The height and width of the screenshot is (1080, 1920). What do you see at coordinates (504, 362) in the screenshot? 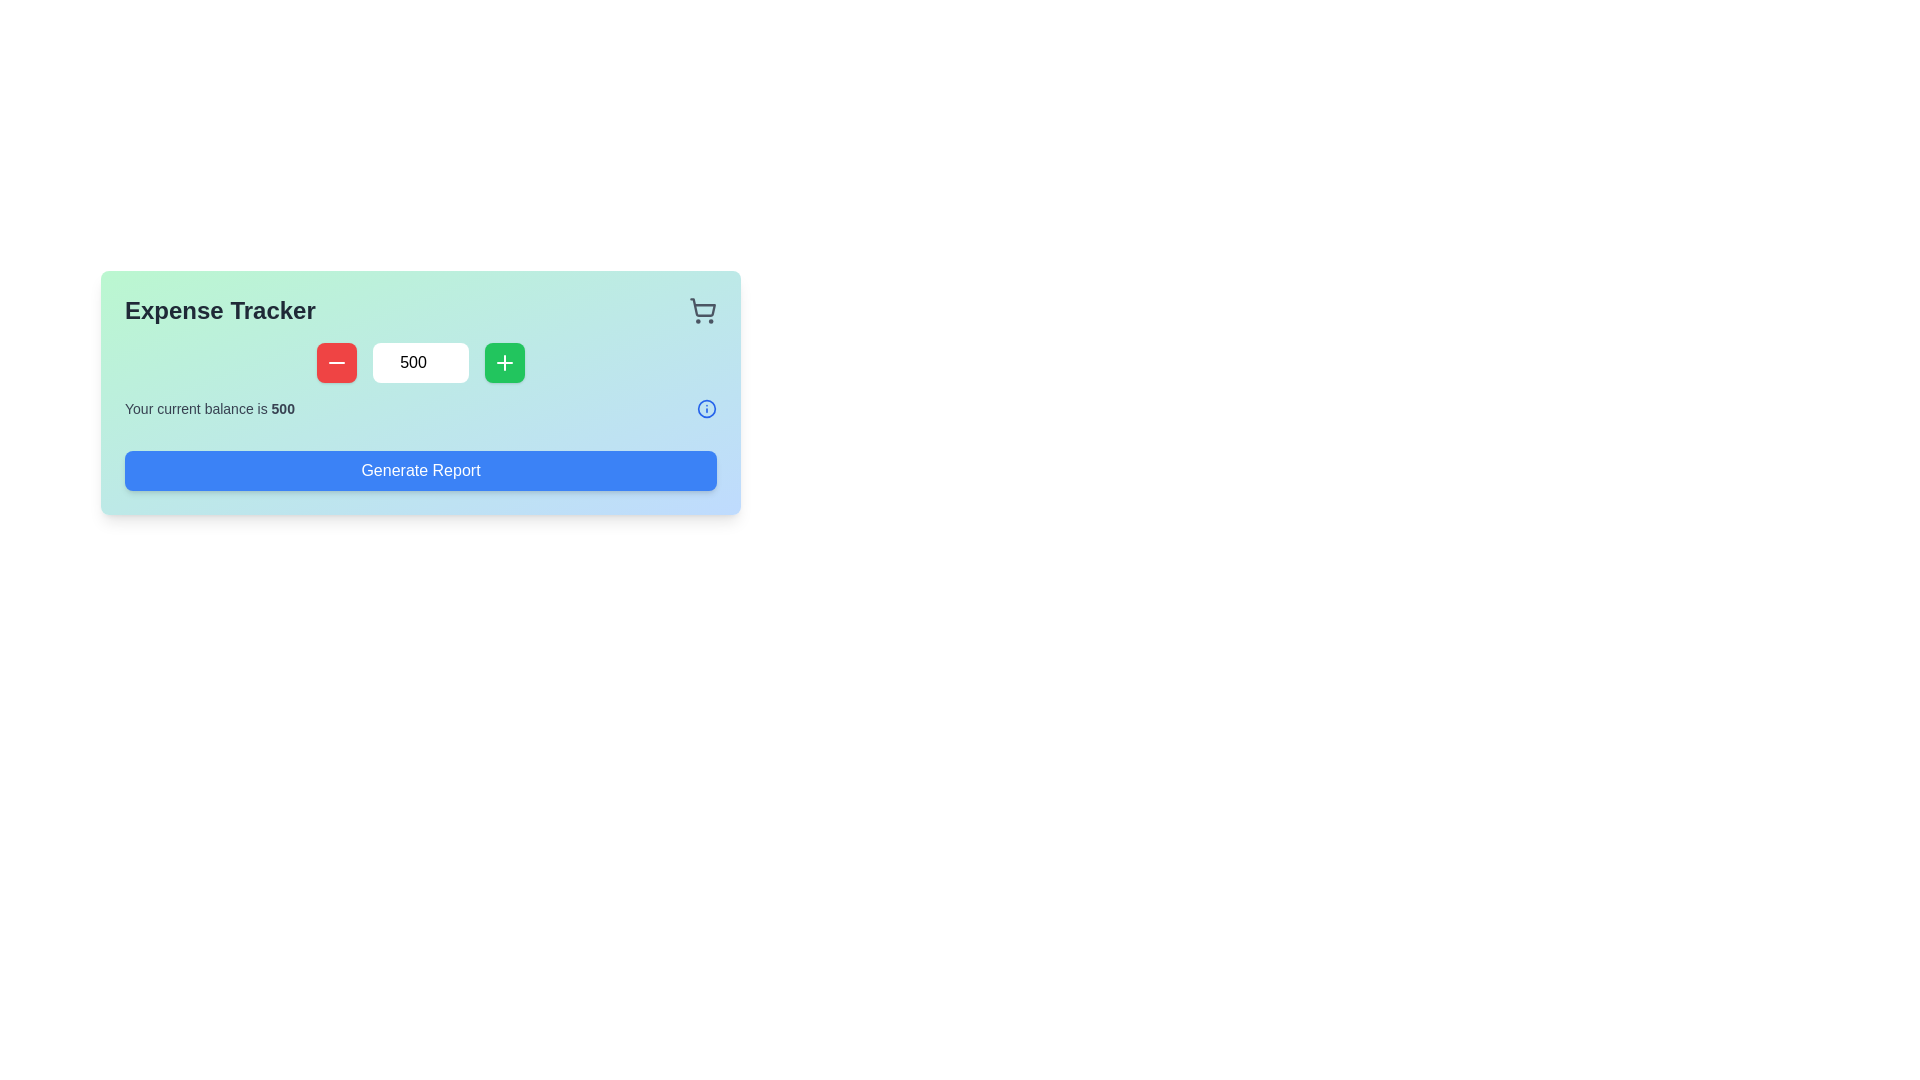
I see `the plus sign icon styled as an SVG graphic with a green background and white stroke, located in the center-right portion of the interface, adjacent to a numeric input field` at bounding box center [504, 362].